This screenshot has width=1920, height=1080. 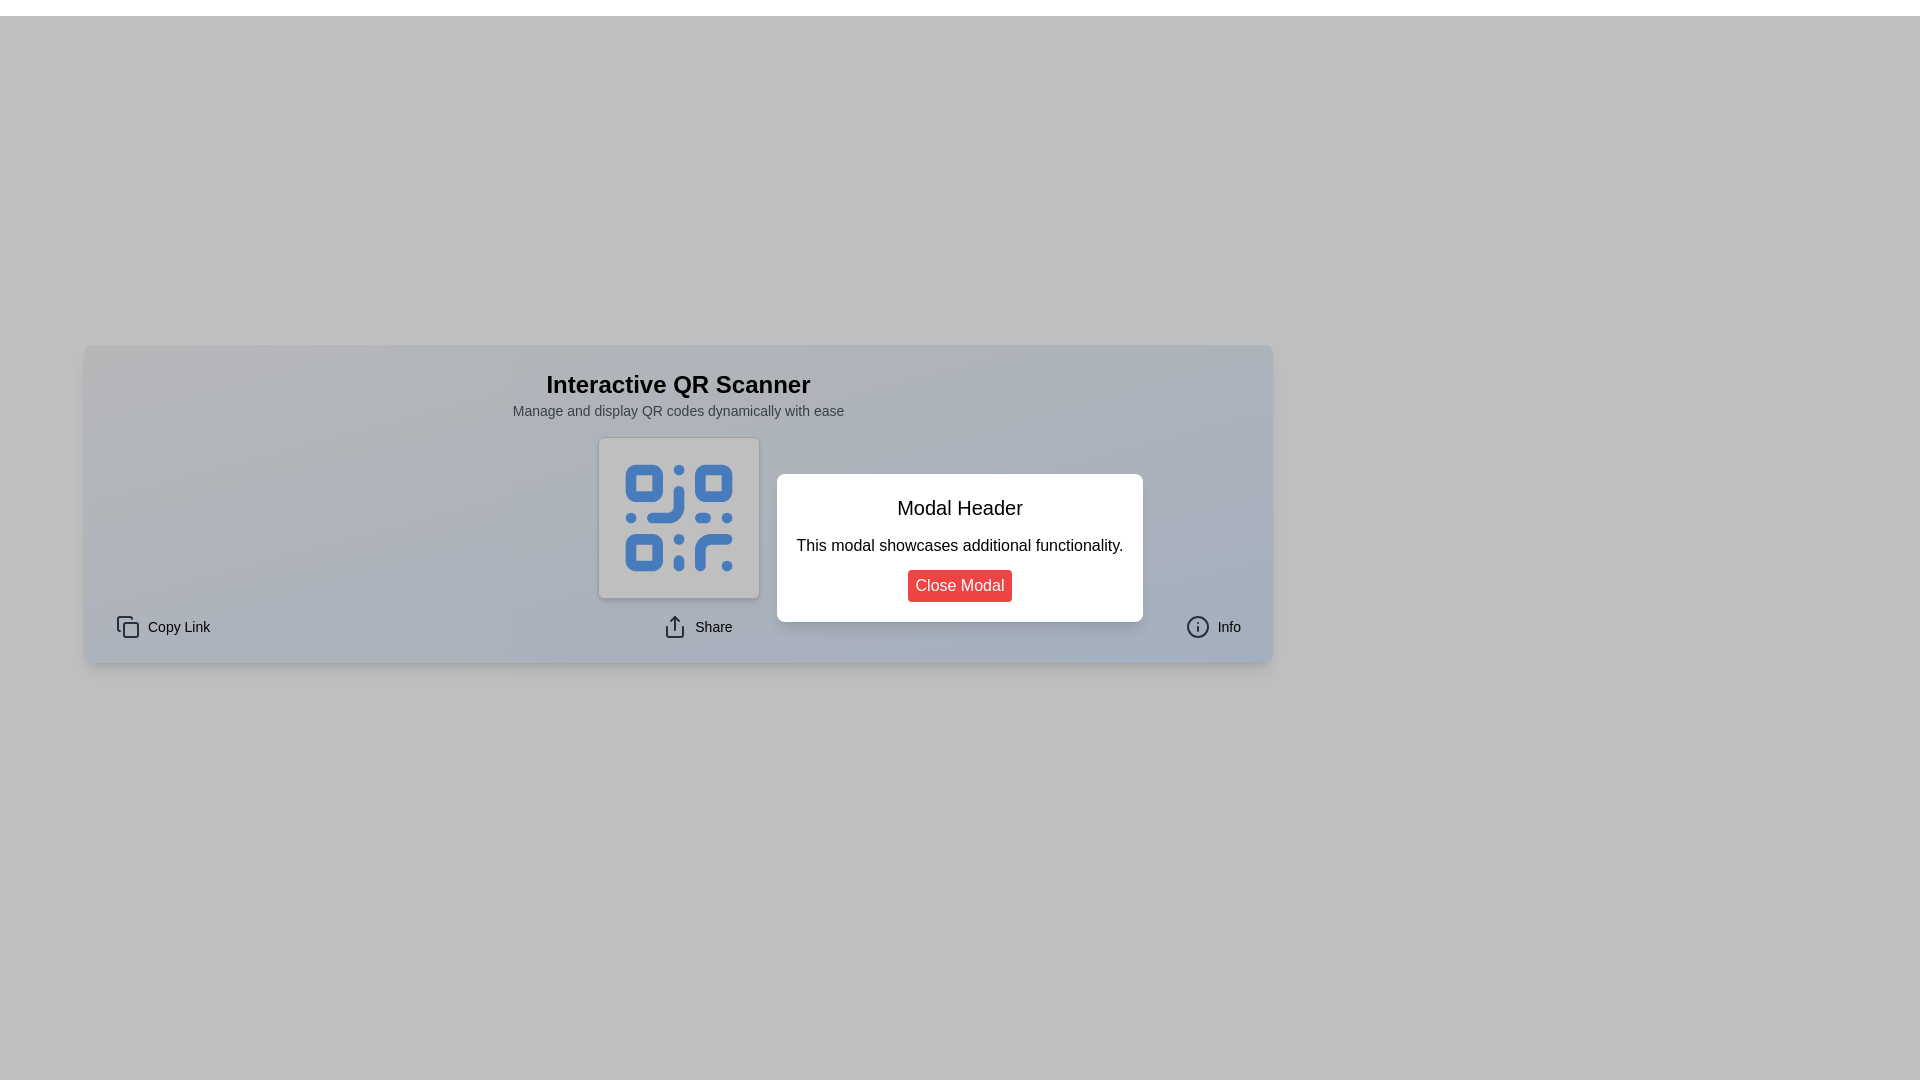 I want to click on the 'Share' text label, which is styled as standard black text and located to the right of an upward arrow icon in the bottom-left corner of the modal, so click(x=713, y=626).